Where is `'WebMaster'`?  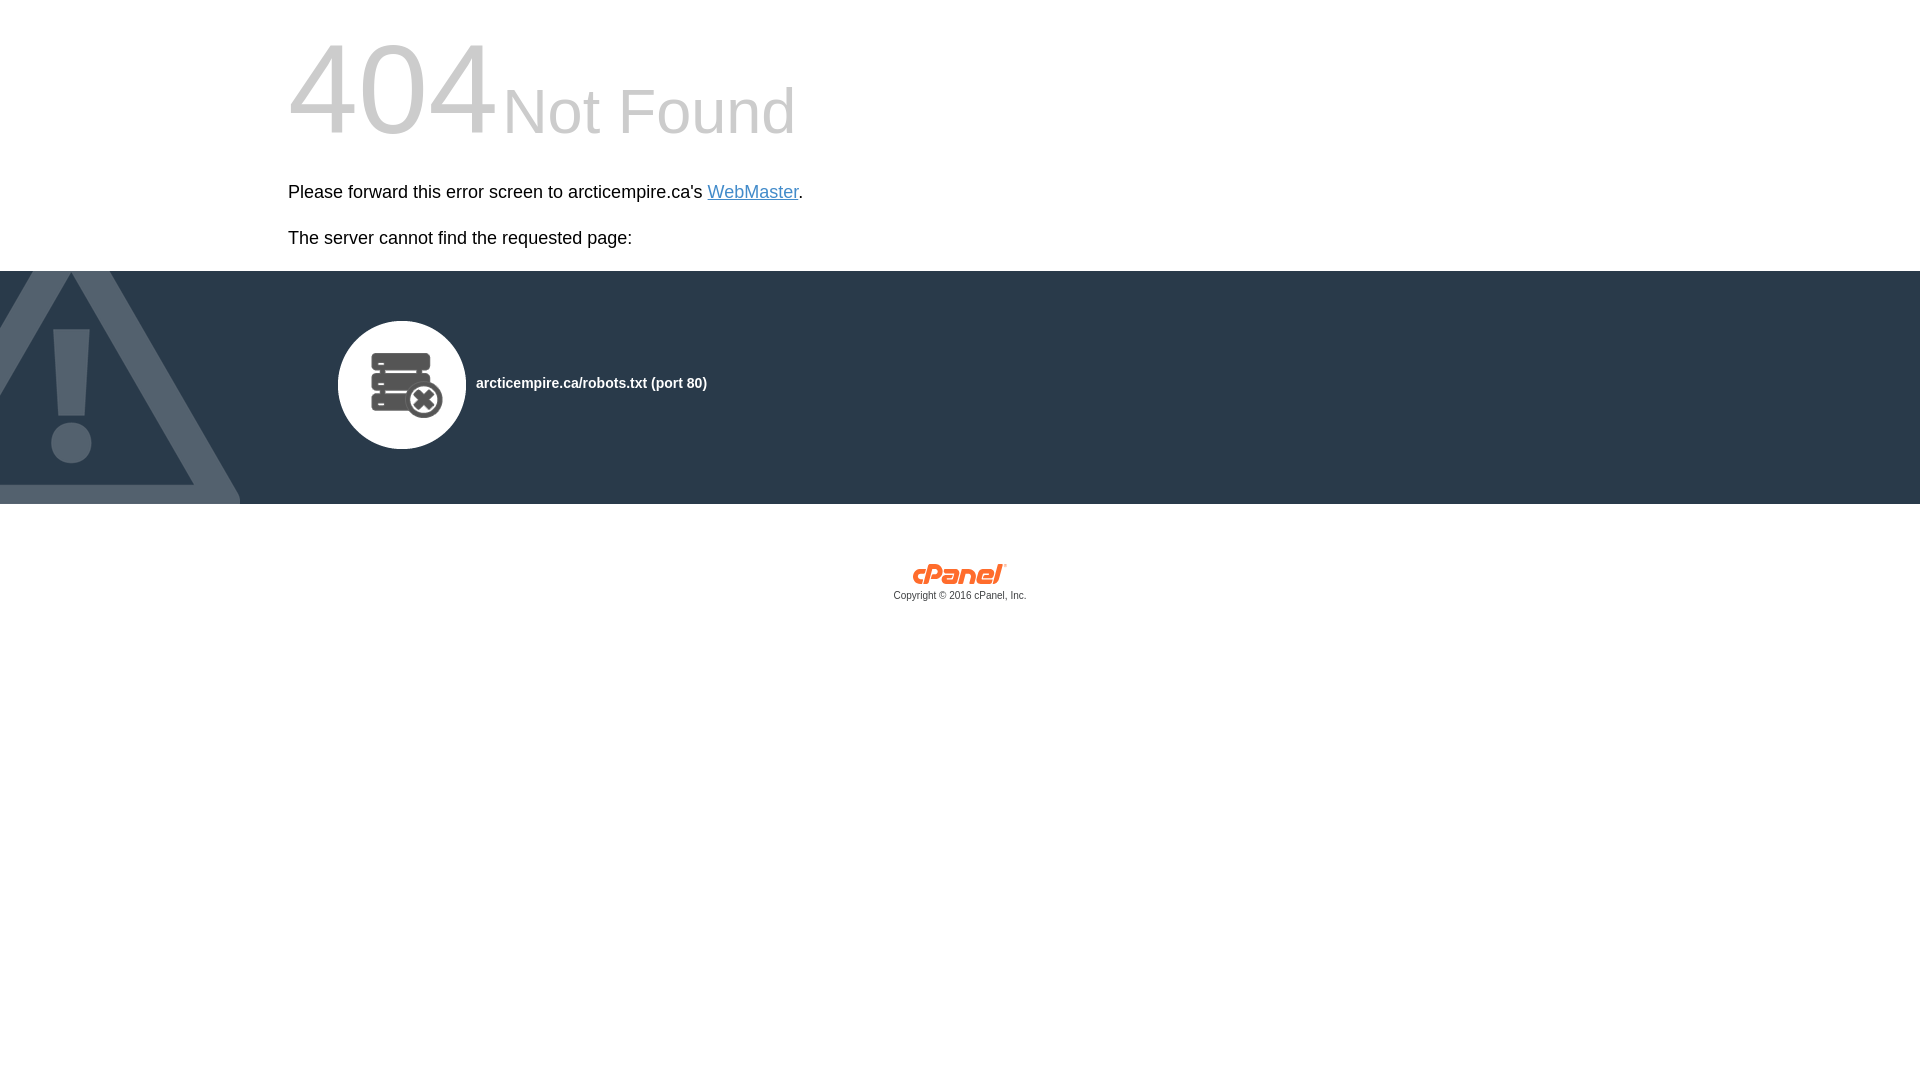
'WebMaster' is located at coordinates (752, 192).